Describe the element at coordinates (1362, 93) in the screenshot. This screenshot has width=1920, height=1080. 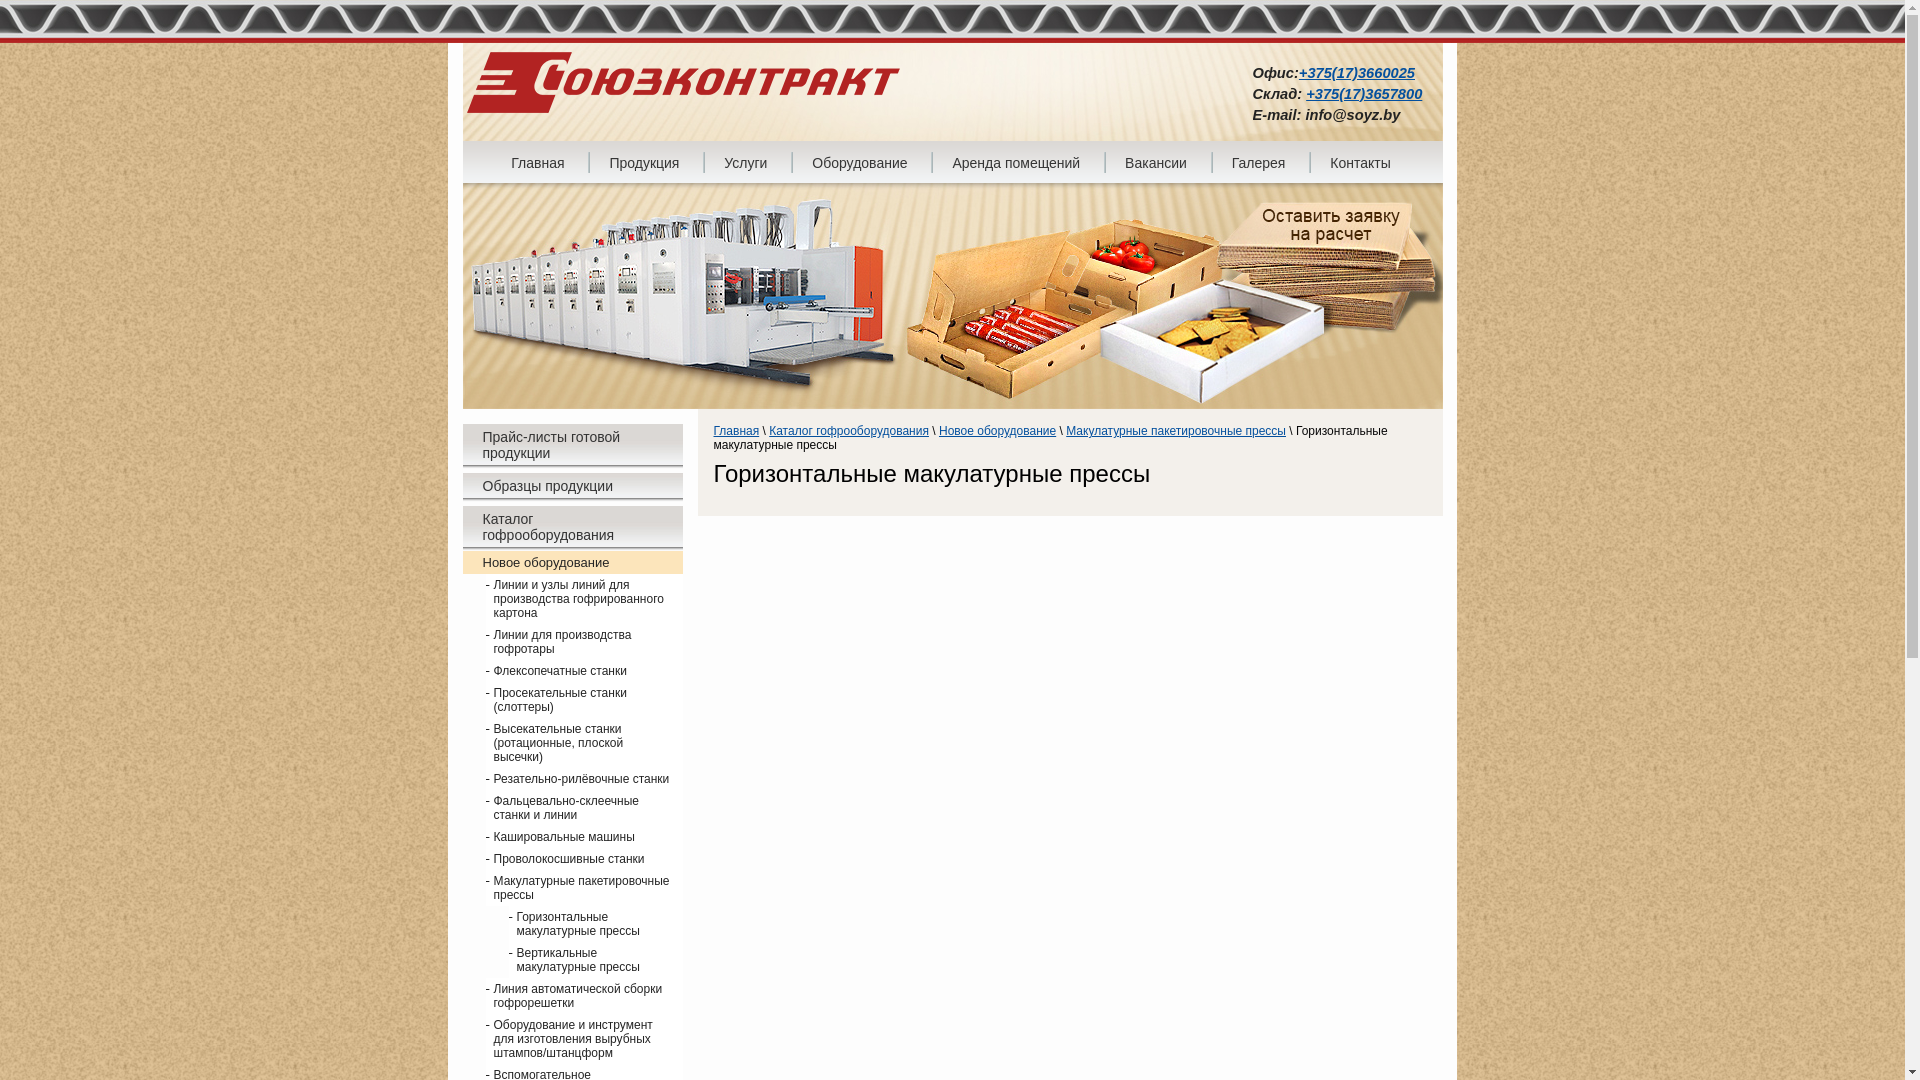
I see `'+375(17)3657800'` at that location.